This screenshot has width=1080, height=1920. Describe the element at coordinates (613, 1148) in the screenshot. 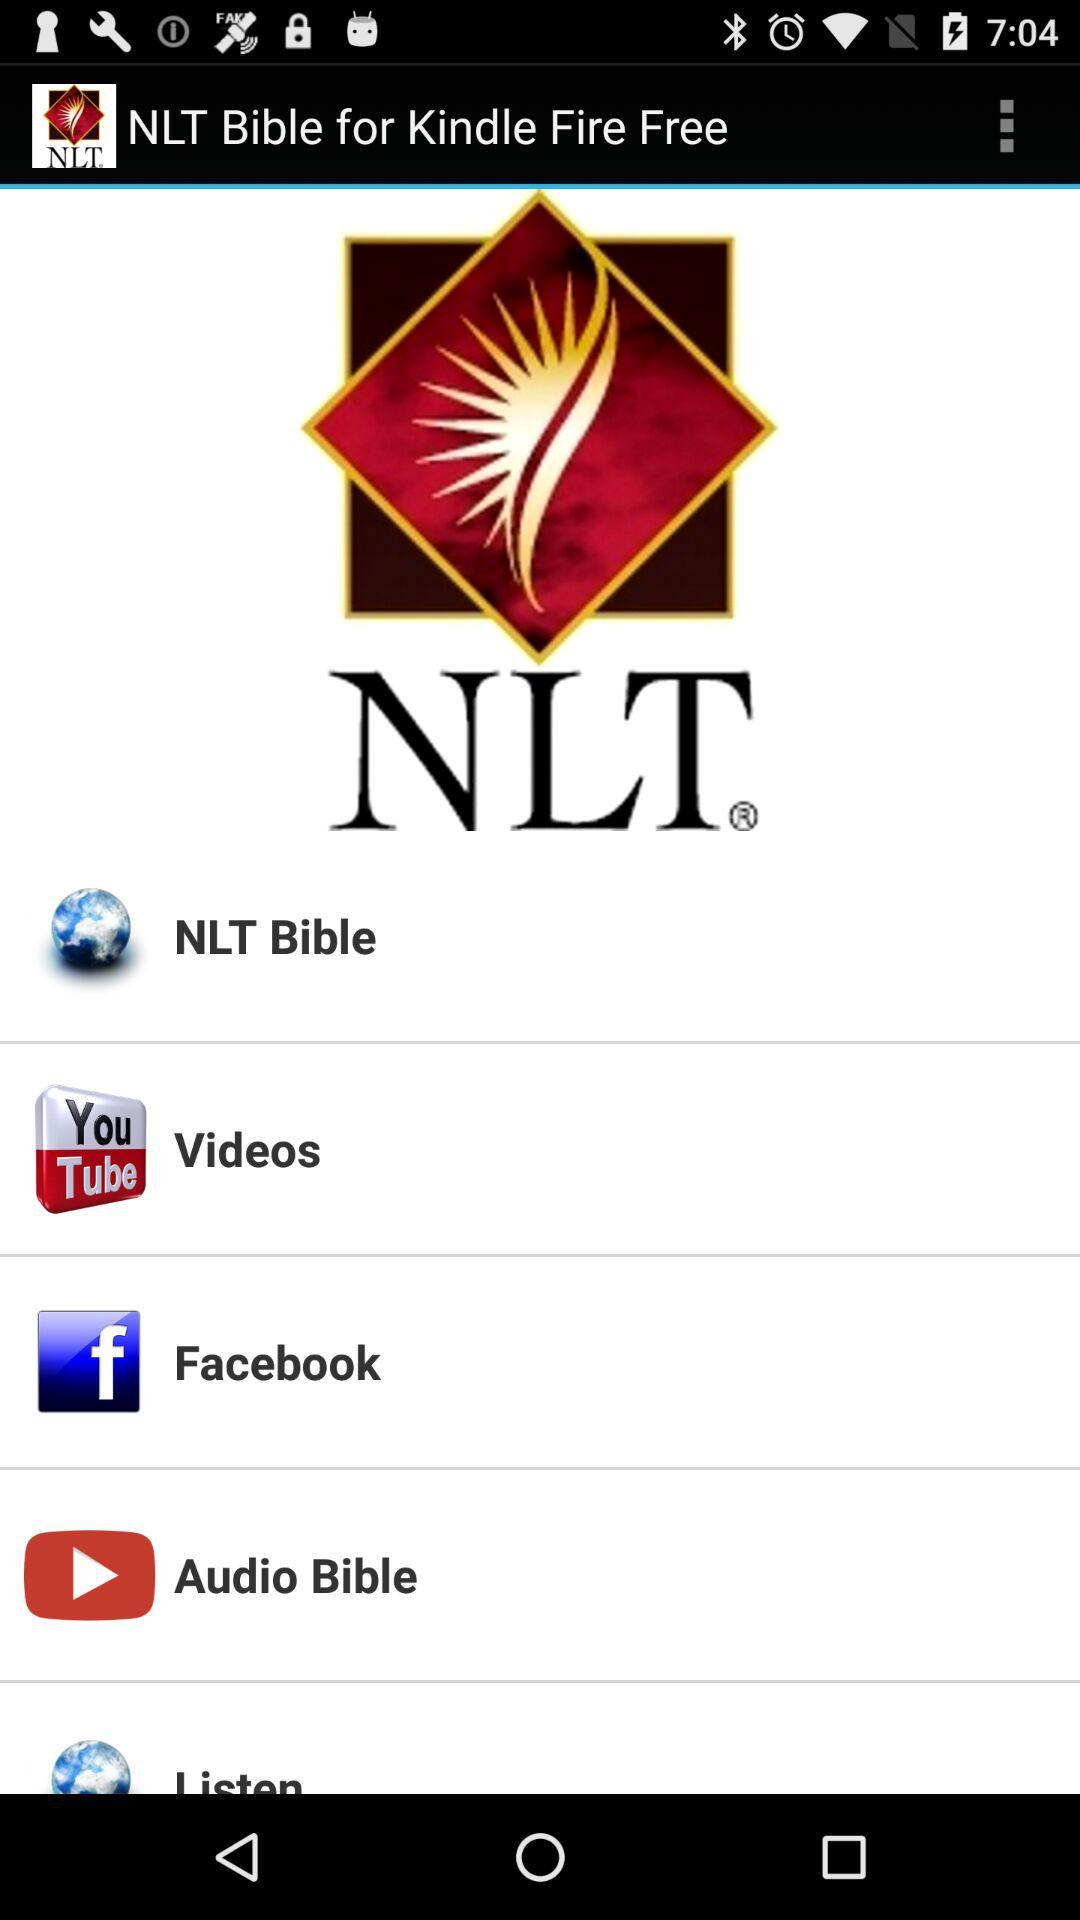

I see `icon below the nlt bible` at that location.